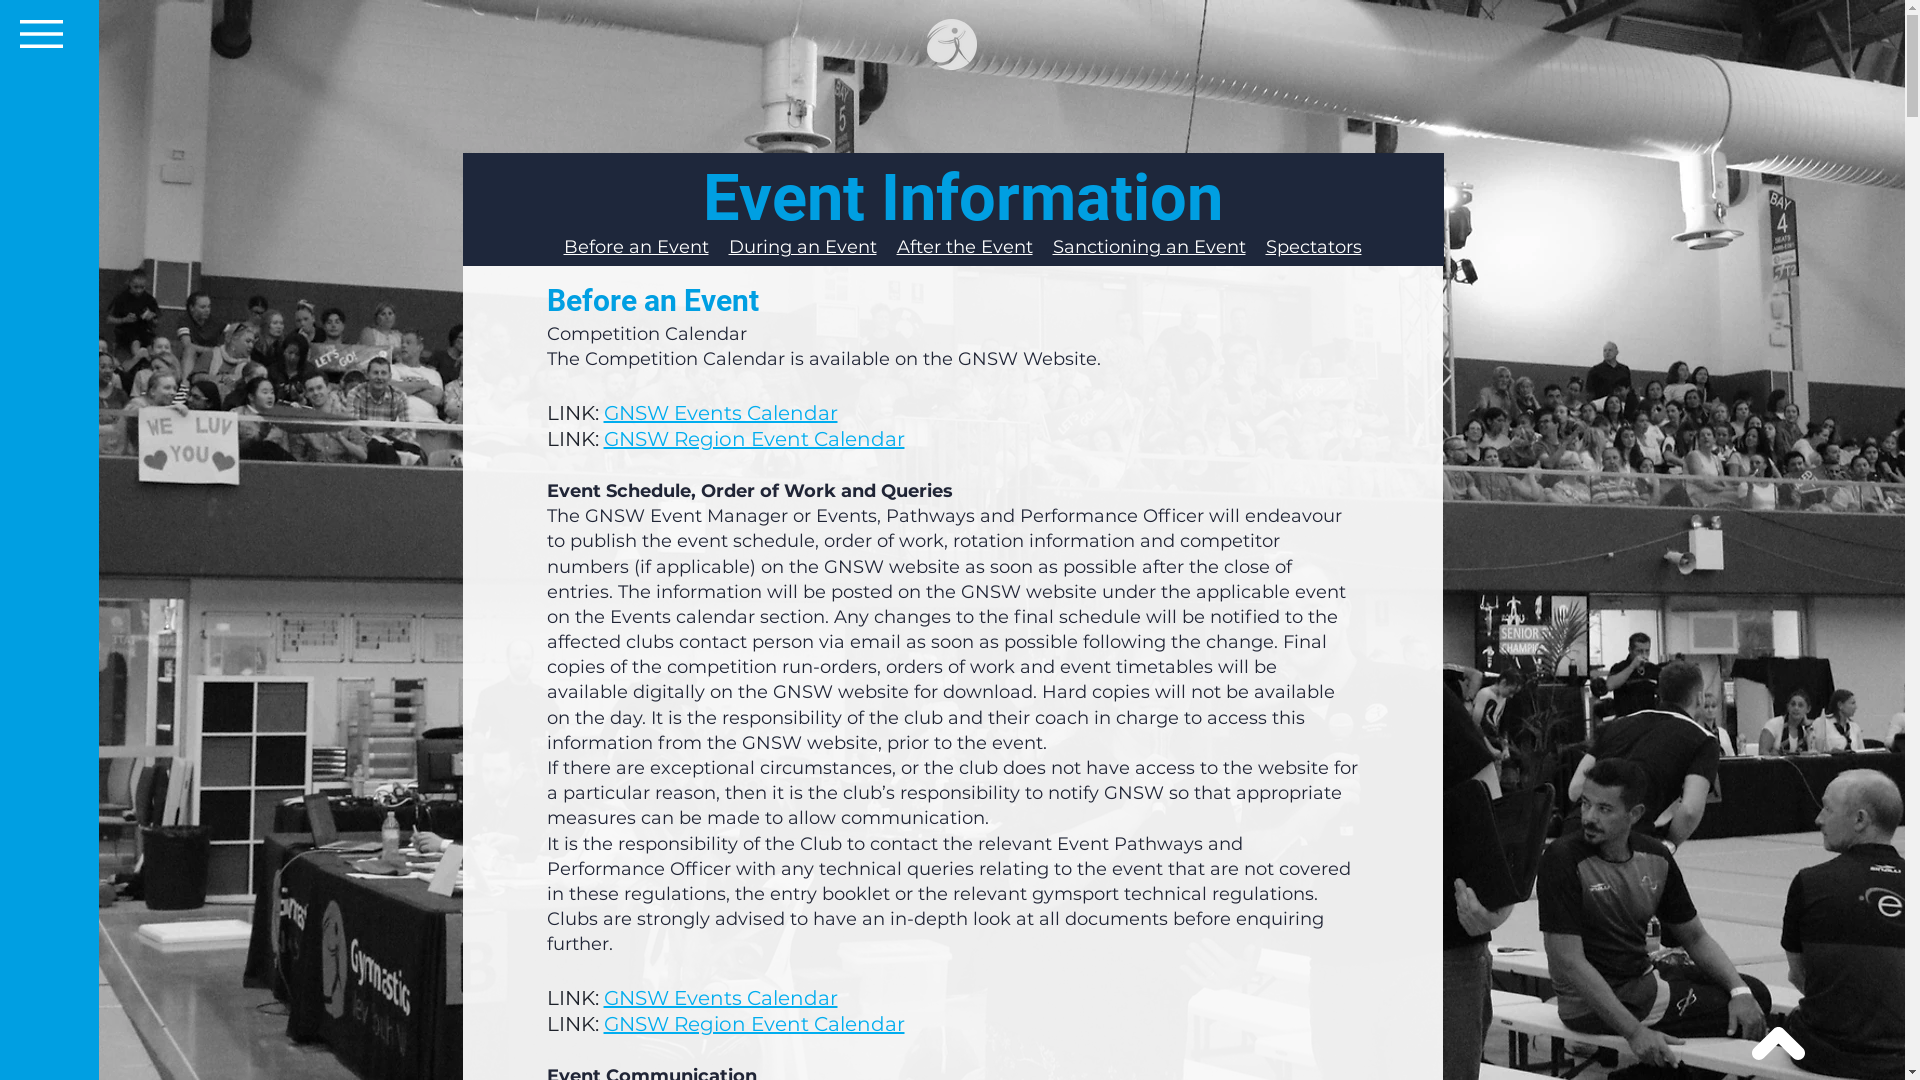  I want to click on 'GNSW Region Event Calendar', so click(753, 438).